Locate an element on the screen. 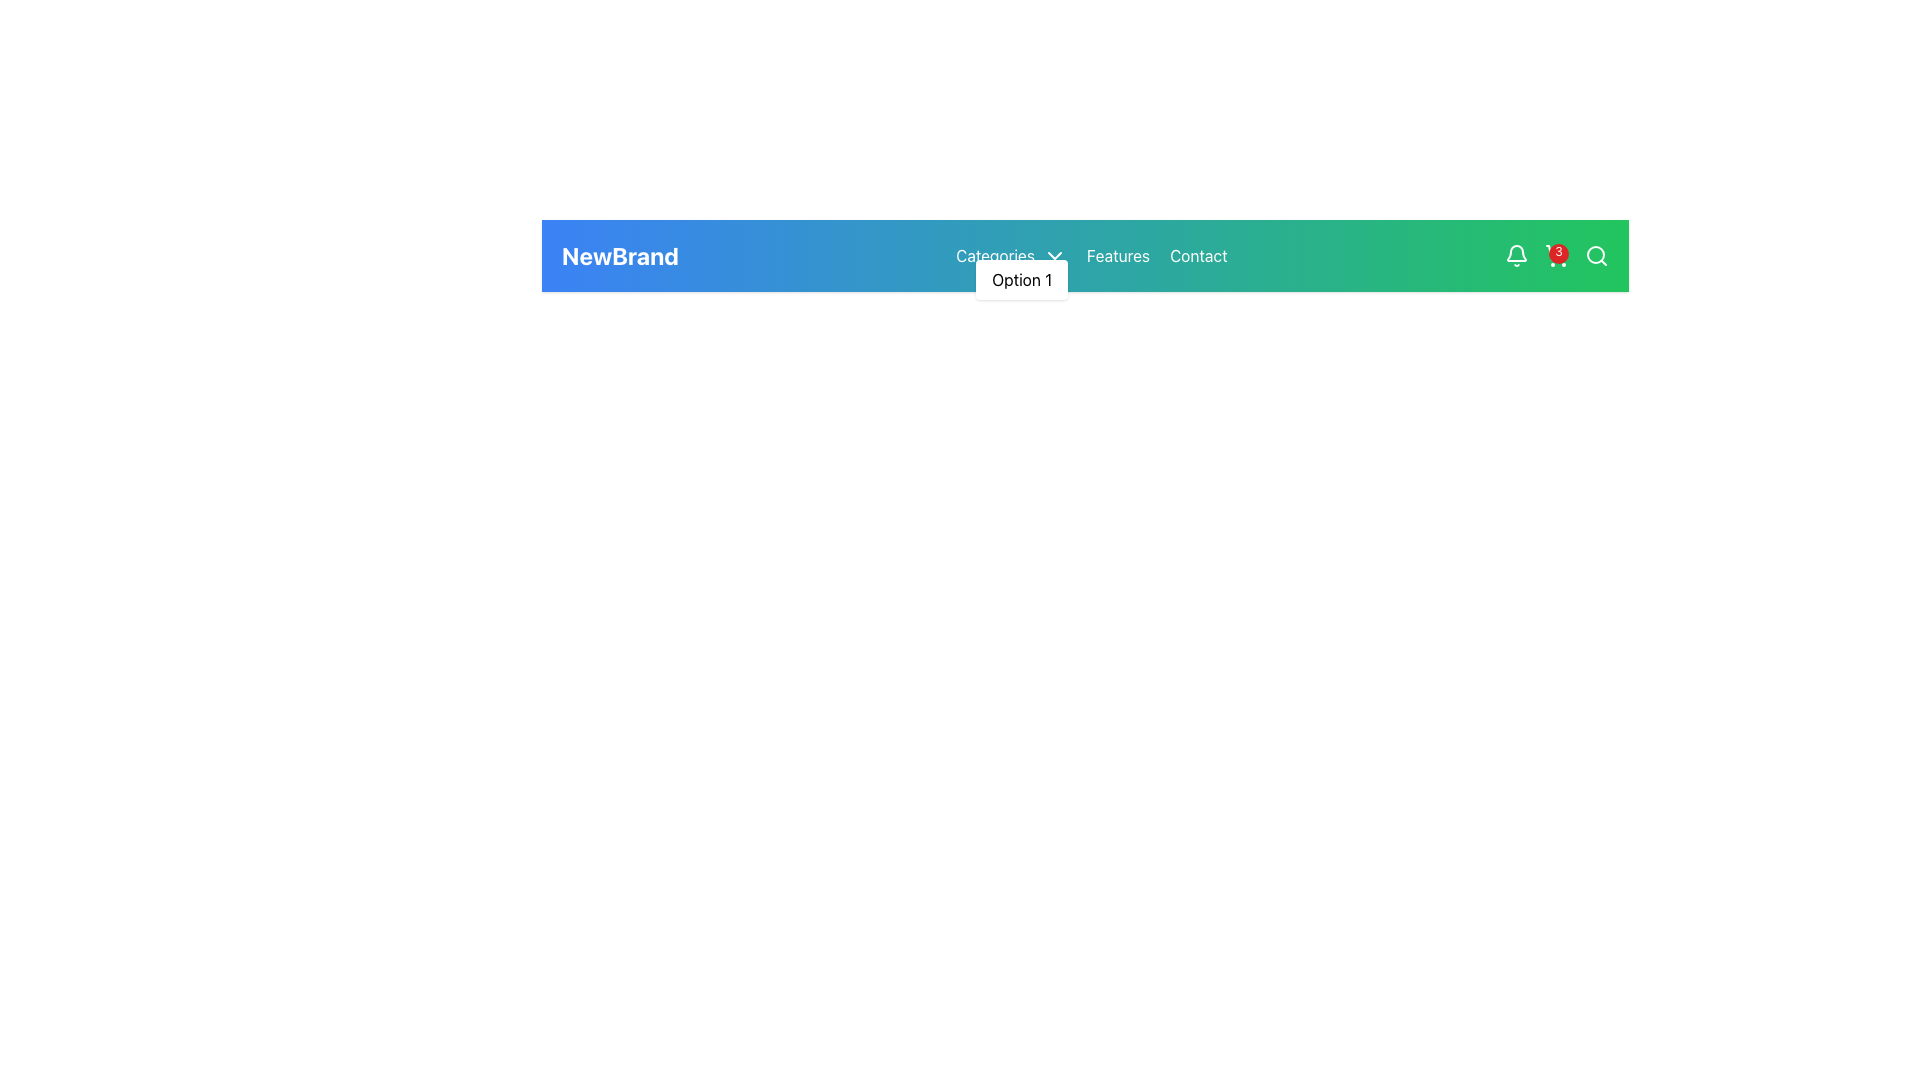 The width and height of the screenshot is (1920, 1080). the red rounded badge displaying the number '3' is located at coordinates (1555, 254).